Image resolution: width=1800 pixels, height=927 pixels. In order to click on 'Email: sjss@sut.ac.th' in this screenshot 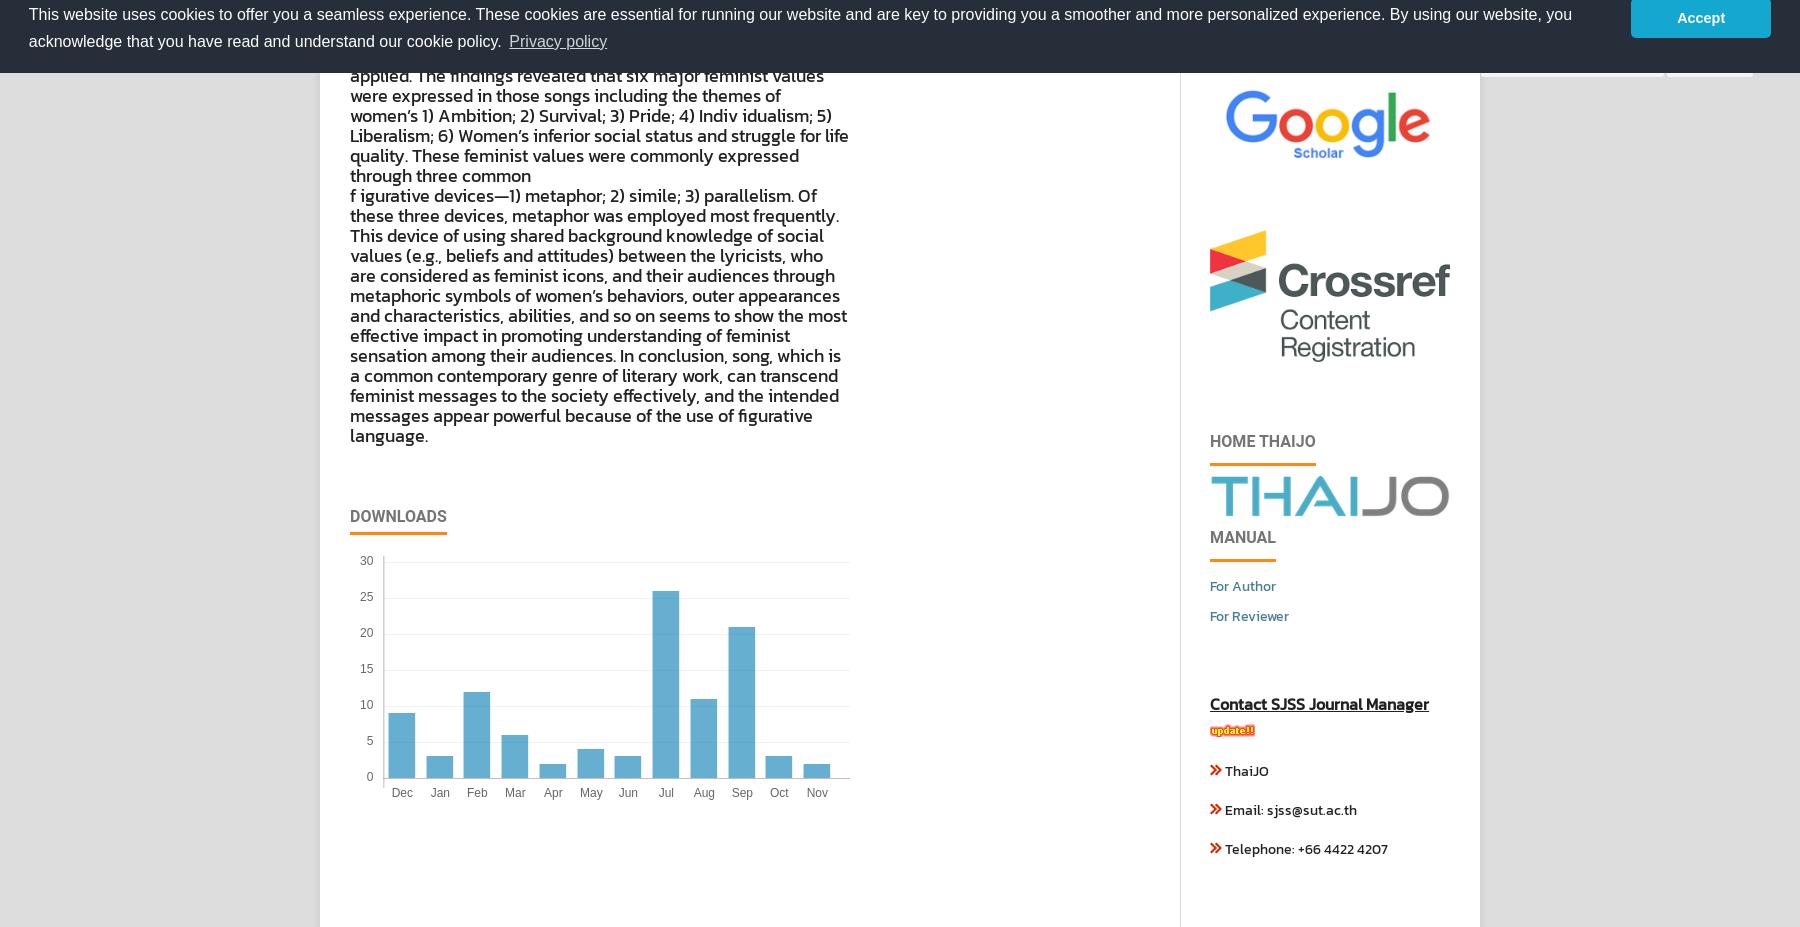, I will do `click(1289, 810)`.